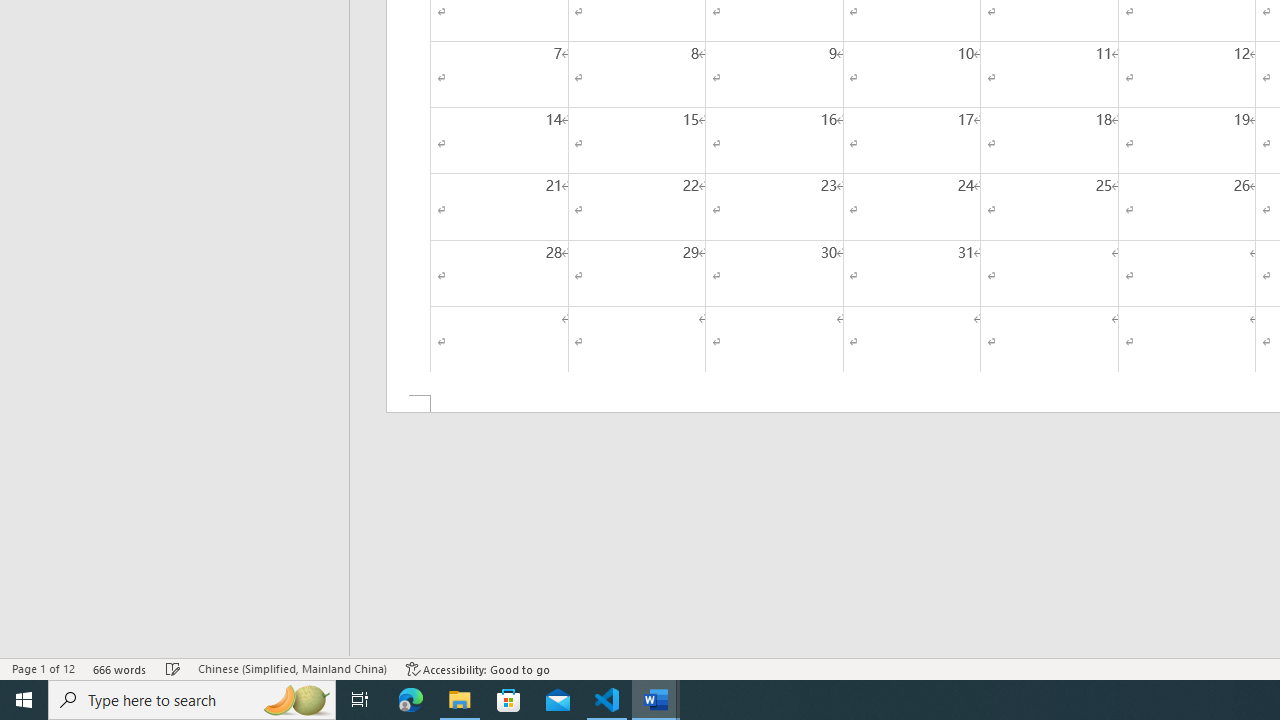 This screenshot has height=720, width=1280. Describe the element at coordinates (291, 669) in the screenshot. I see `'Language Chinese (Simplified, Mainland China)'` at that location.